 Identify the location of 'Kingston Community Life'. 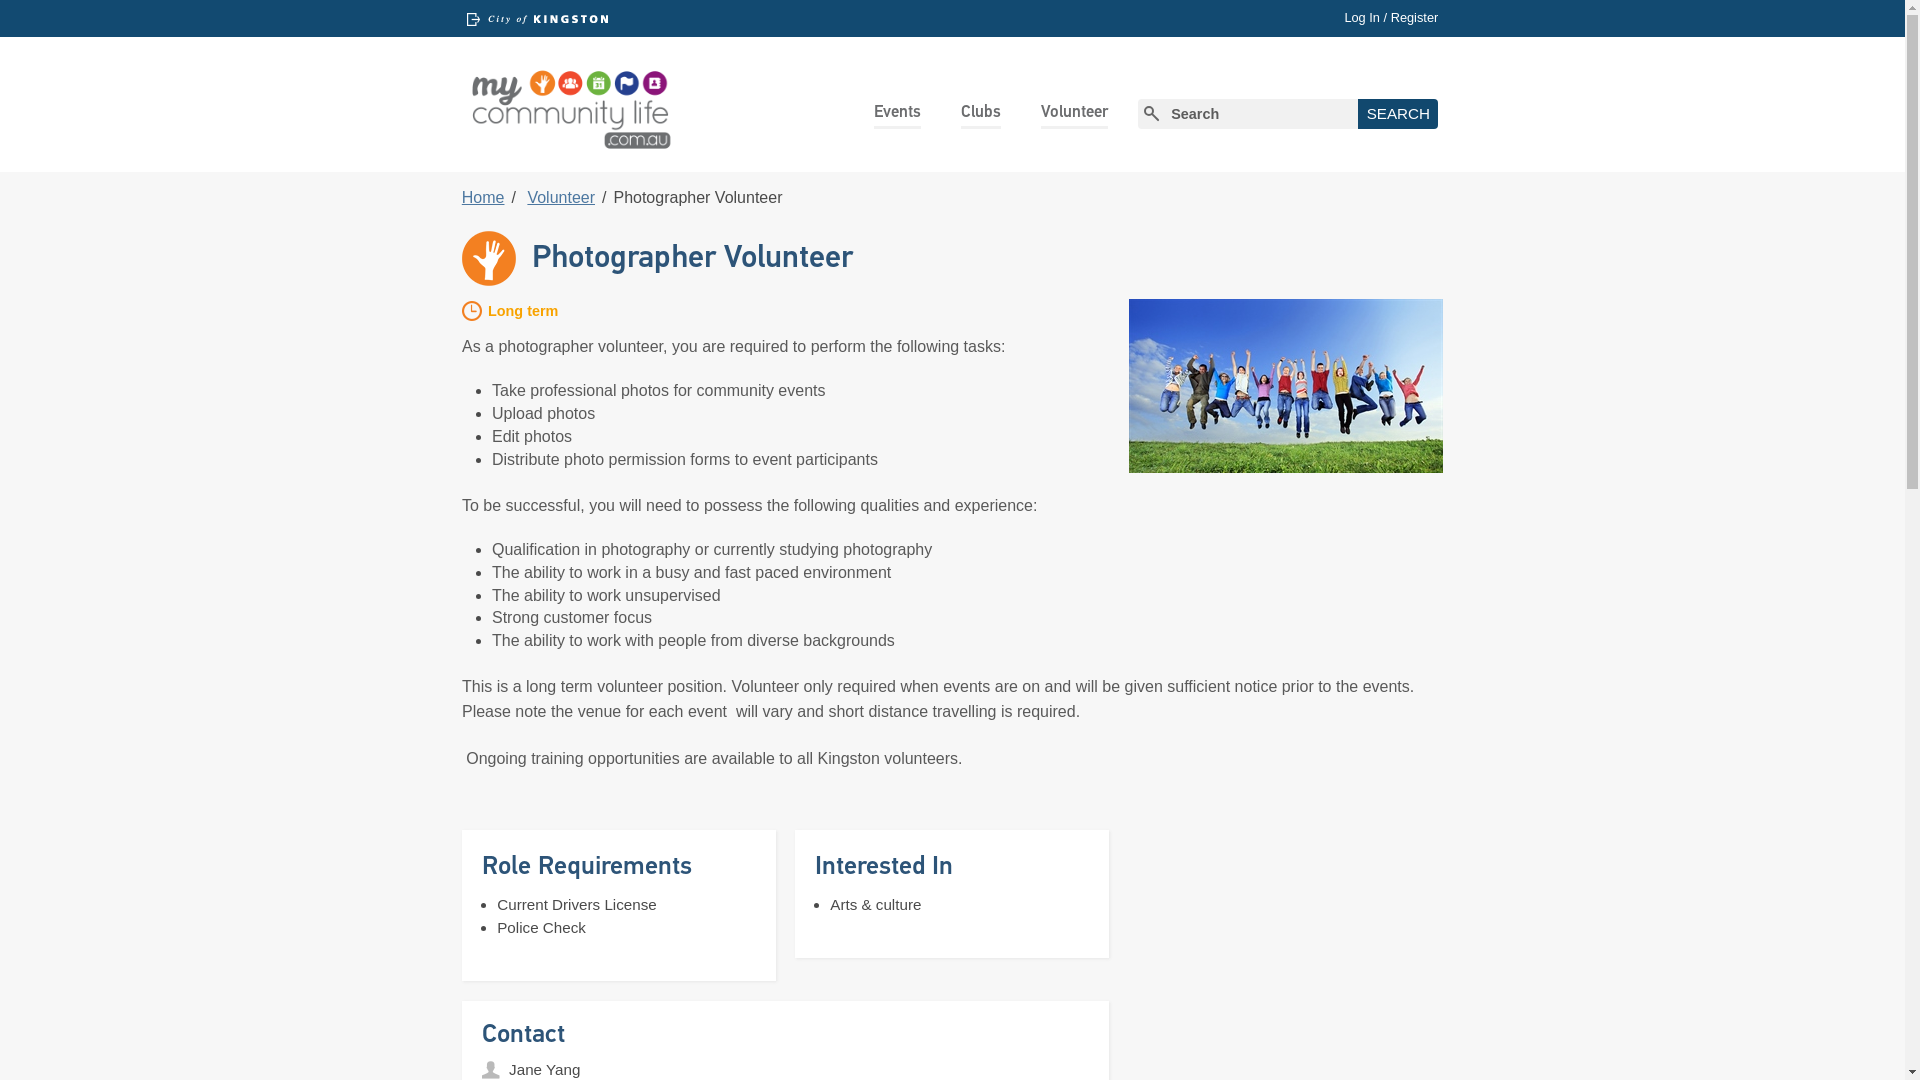
(569, 105).